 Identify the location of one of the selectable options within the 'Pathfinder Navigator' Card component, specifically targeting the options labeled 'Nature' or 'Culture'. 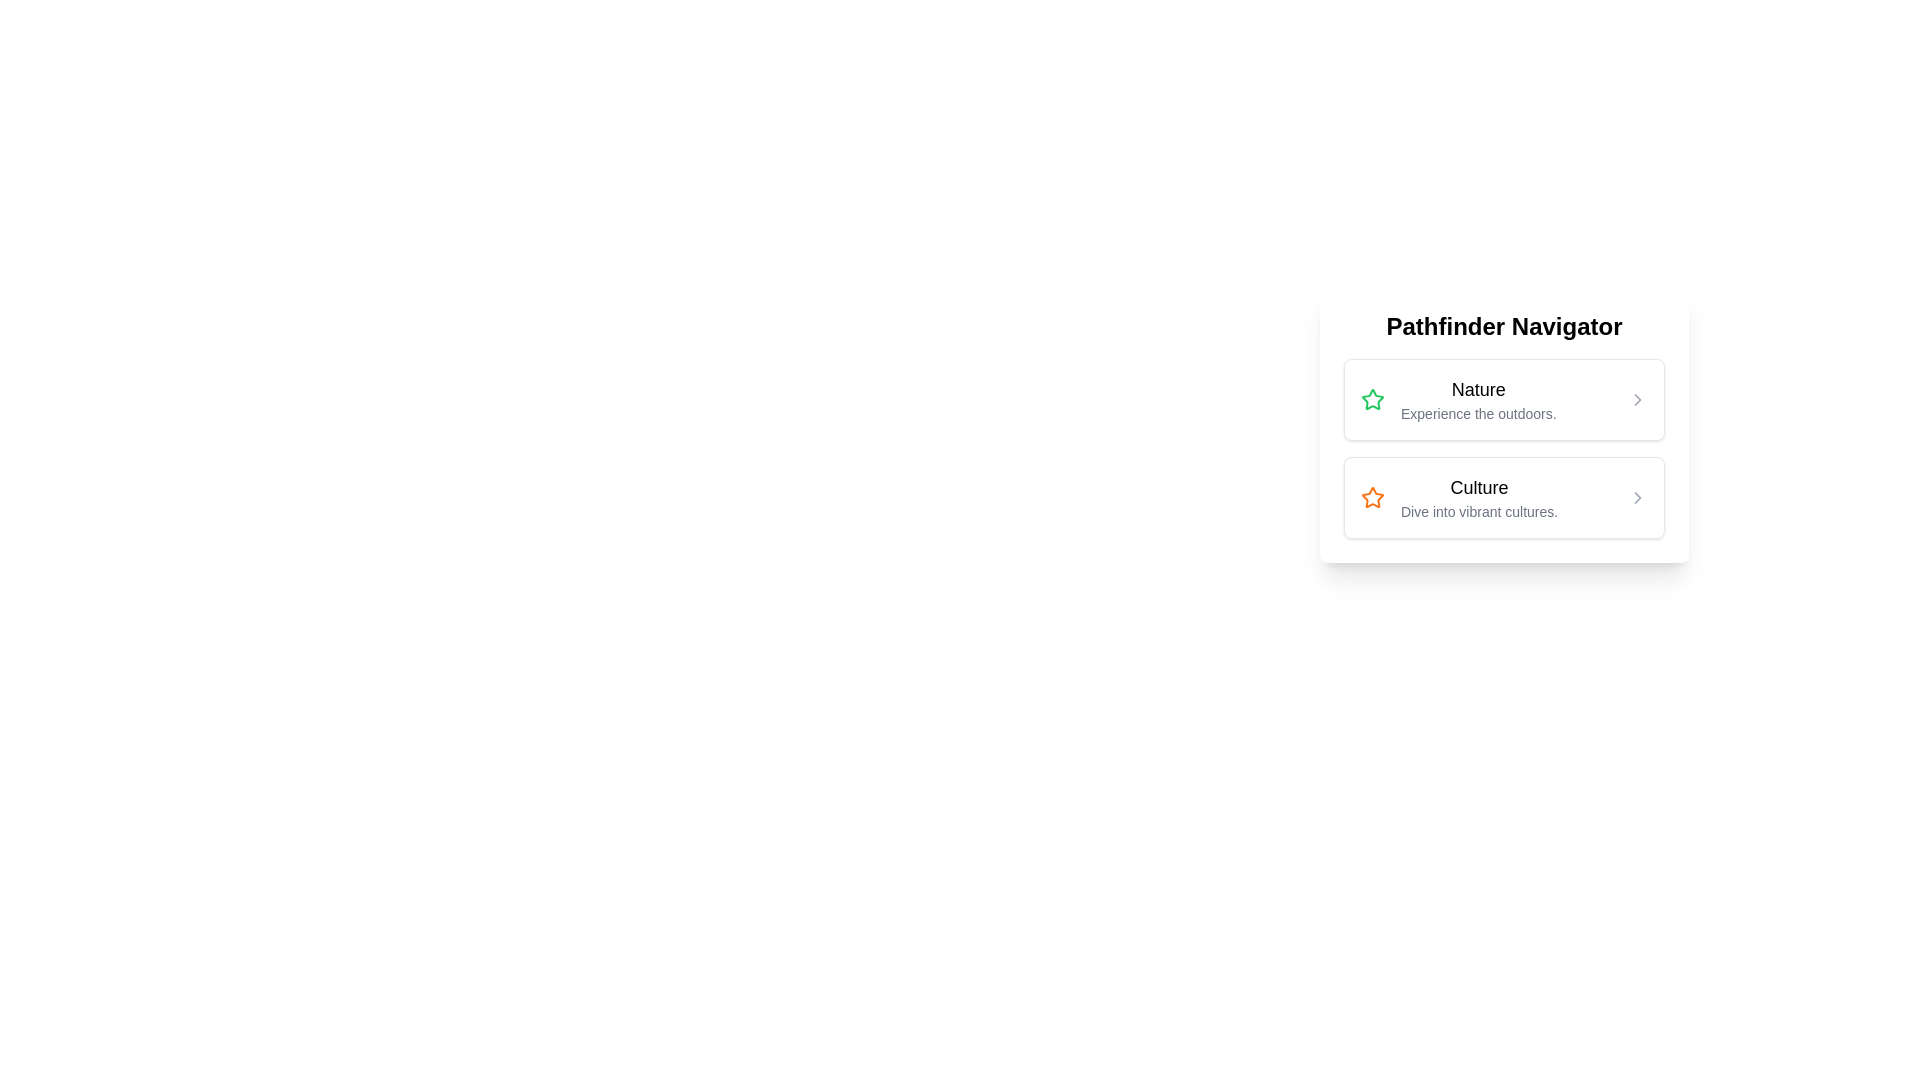
(1504, 505).